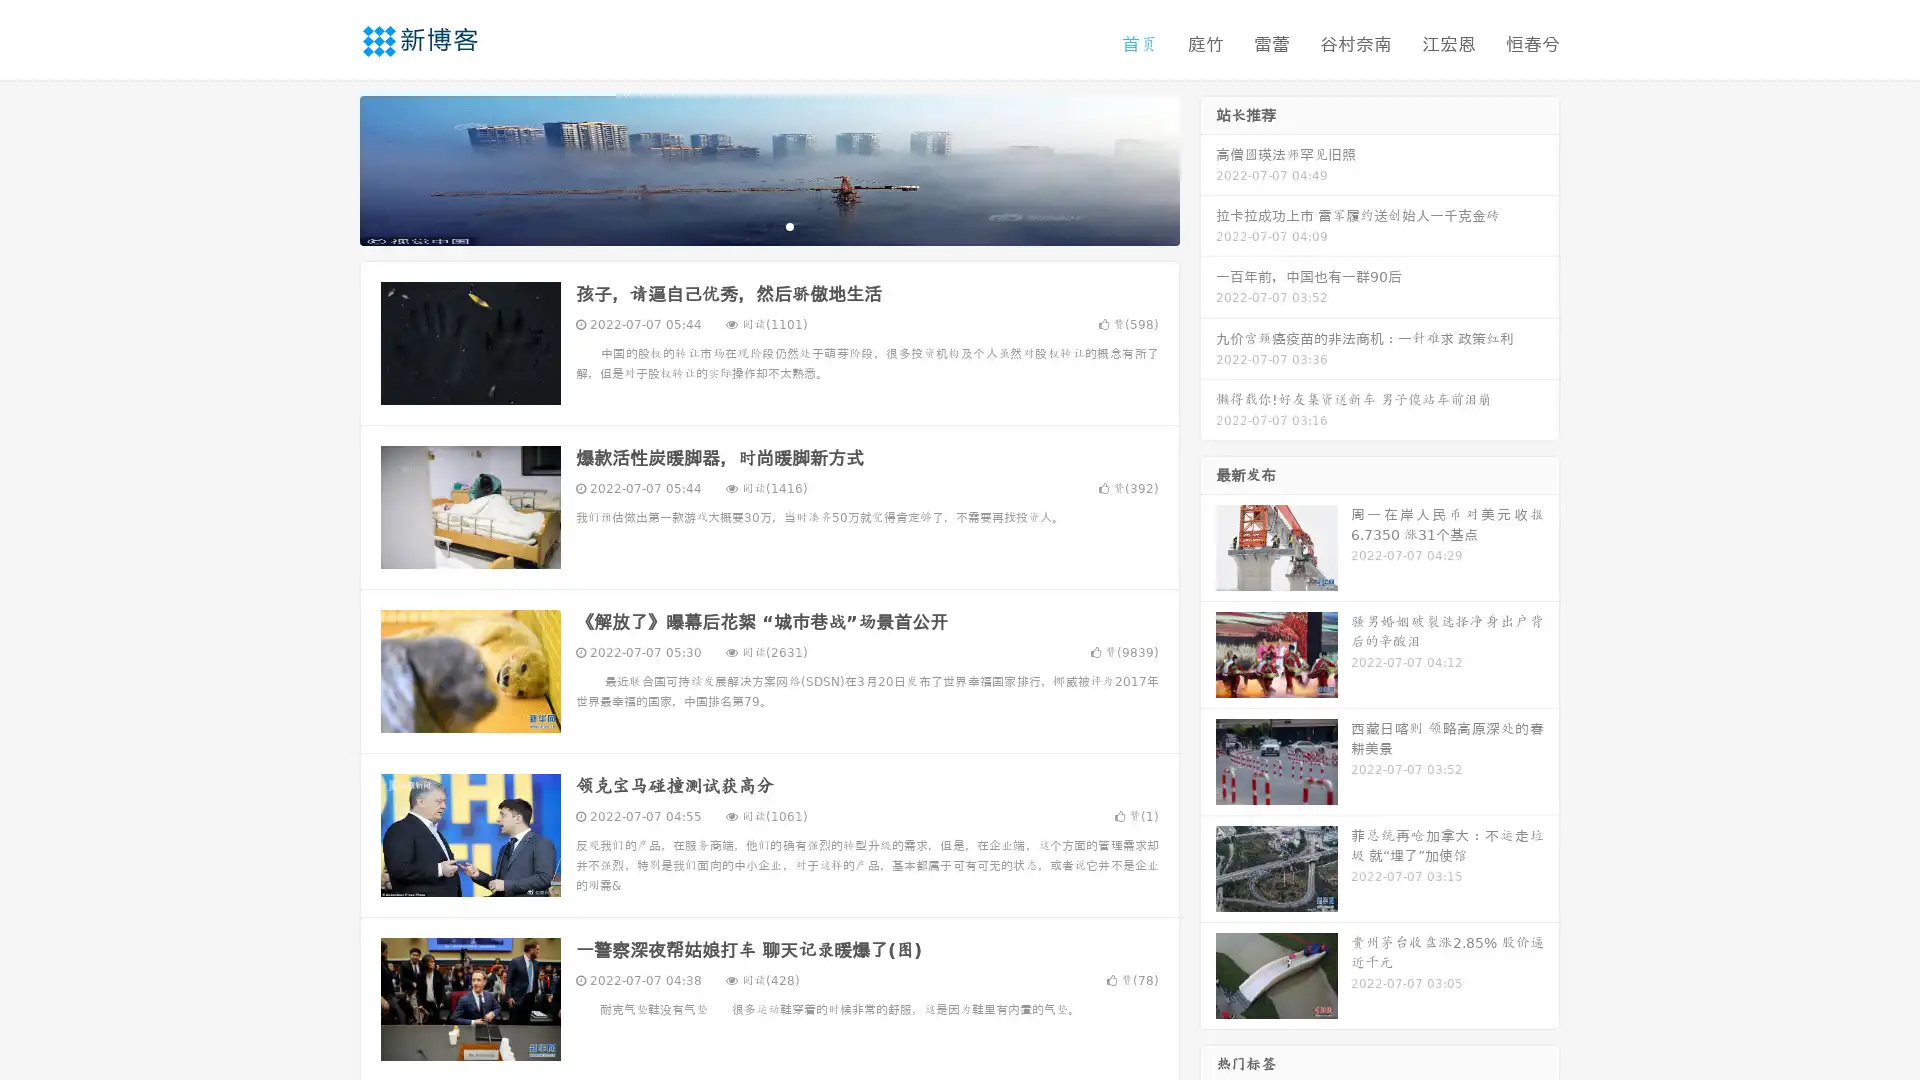 The height and width of the screenshot is (1080, 1920). What do you see at coordinates (768, 225) in the screenshot?
I see `Go to slide 2` at bounding box center [768, 225].